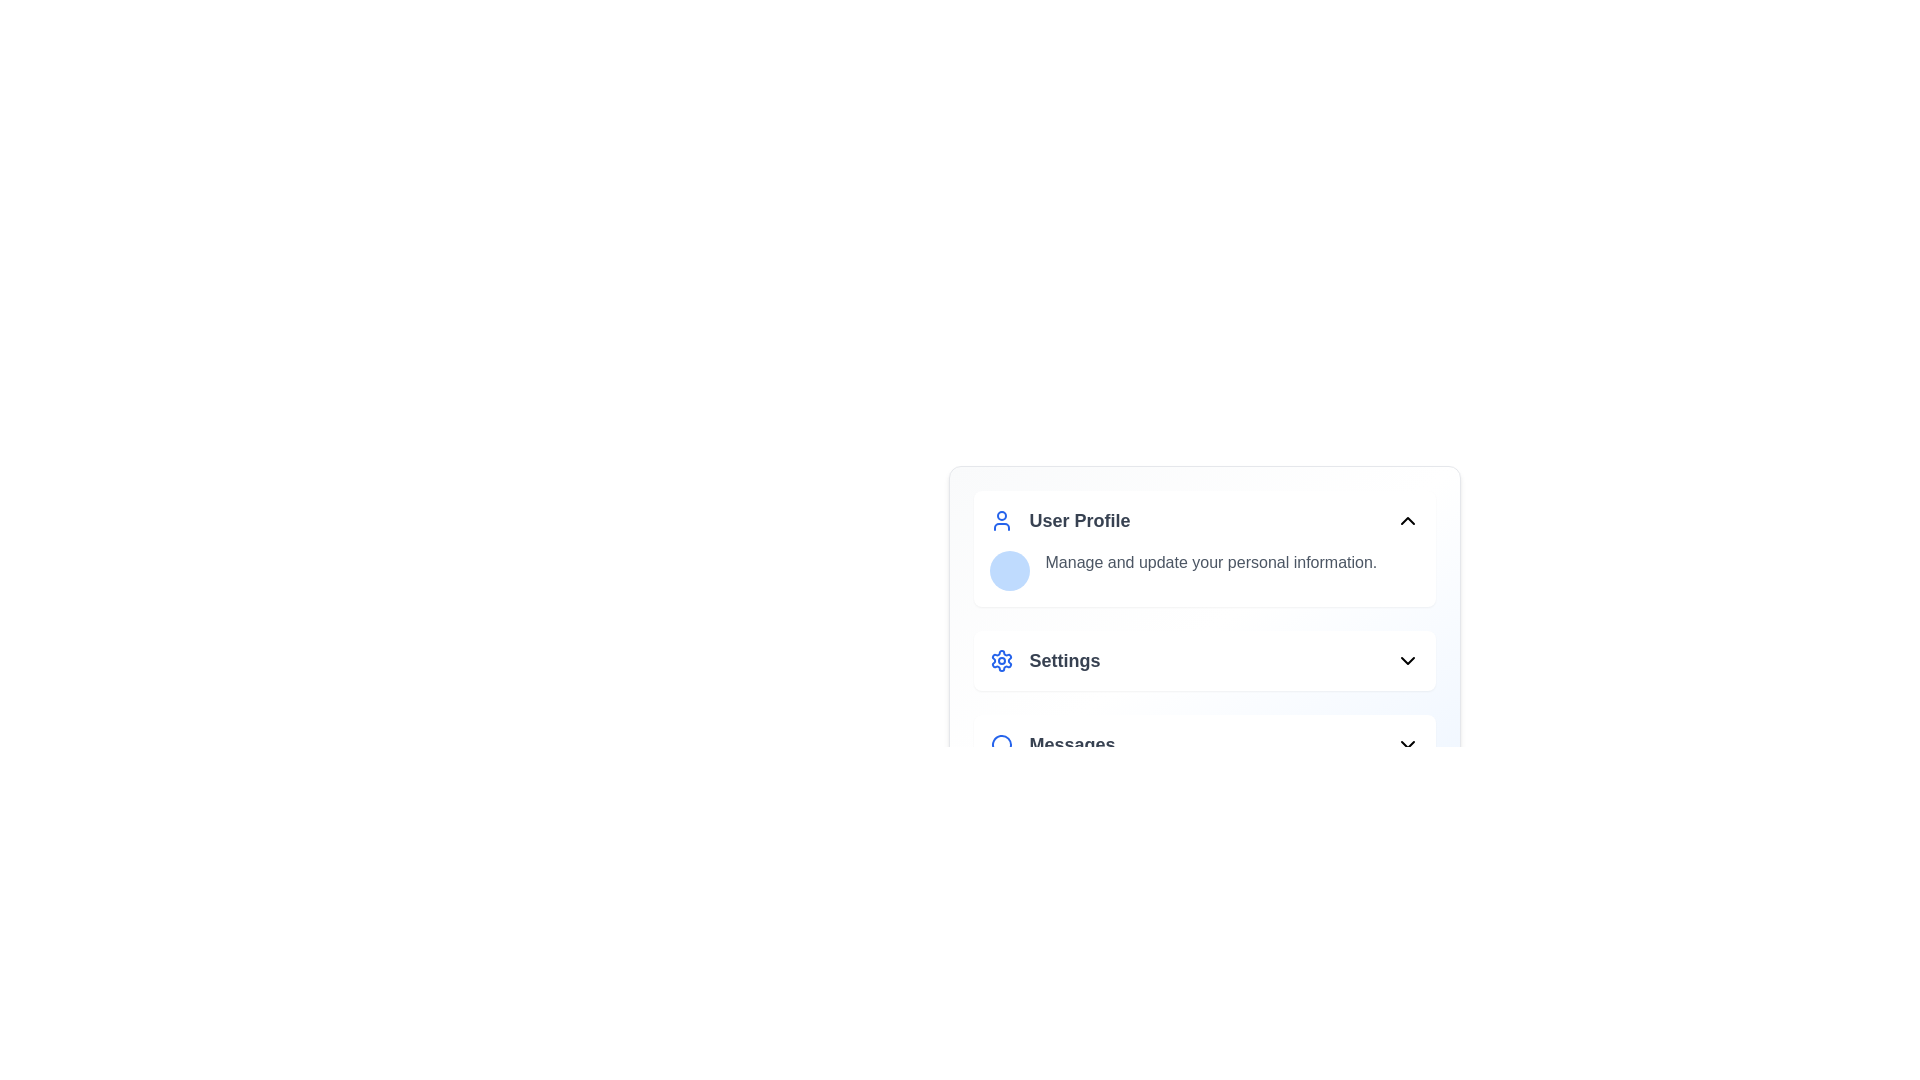  What do you see at coordinates (1001, 660) in the screenshot?
I see `the gear-shaped icon that indicates settings or configuration options, located to the left of the 'Settings' label in the menu section` at bounding box center [1001, 660].